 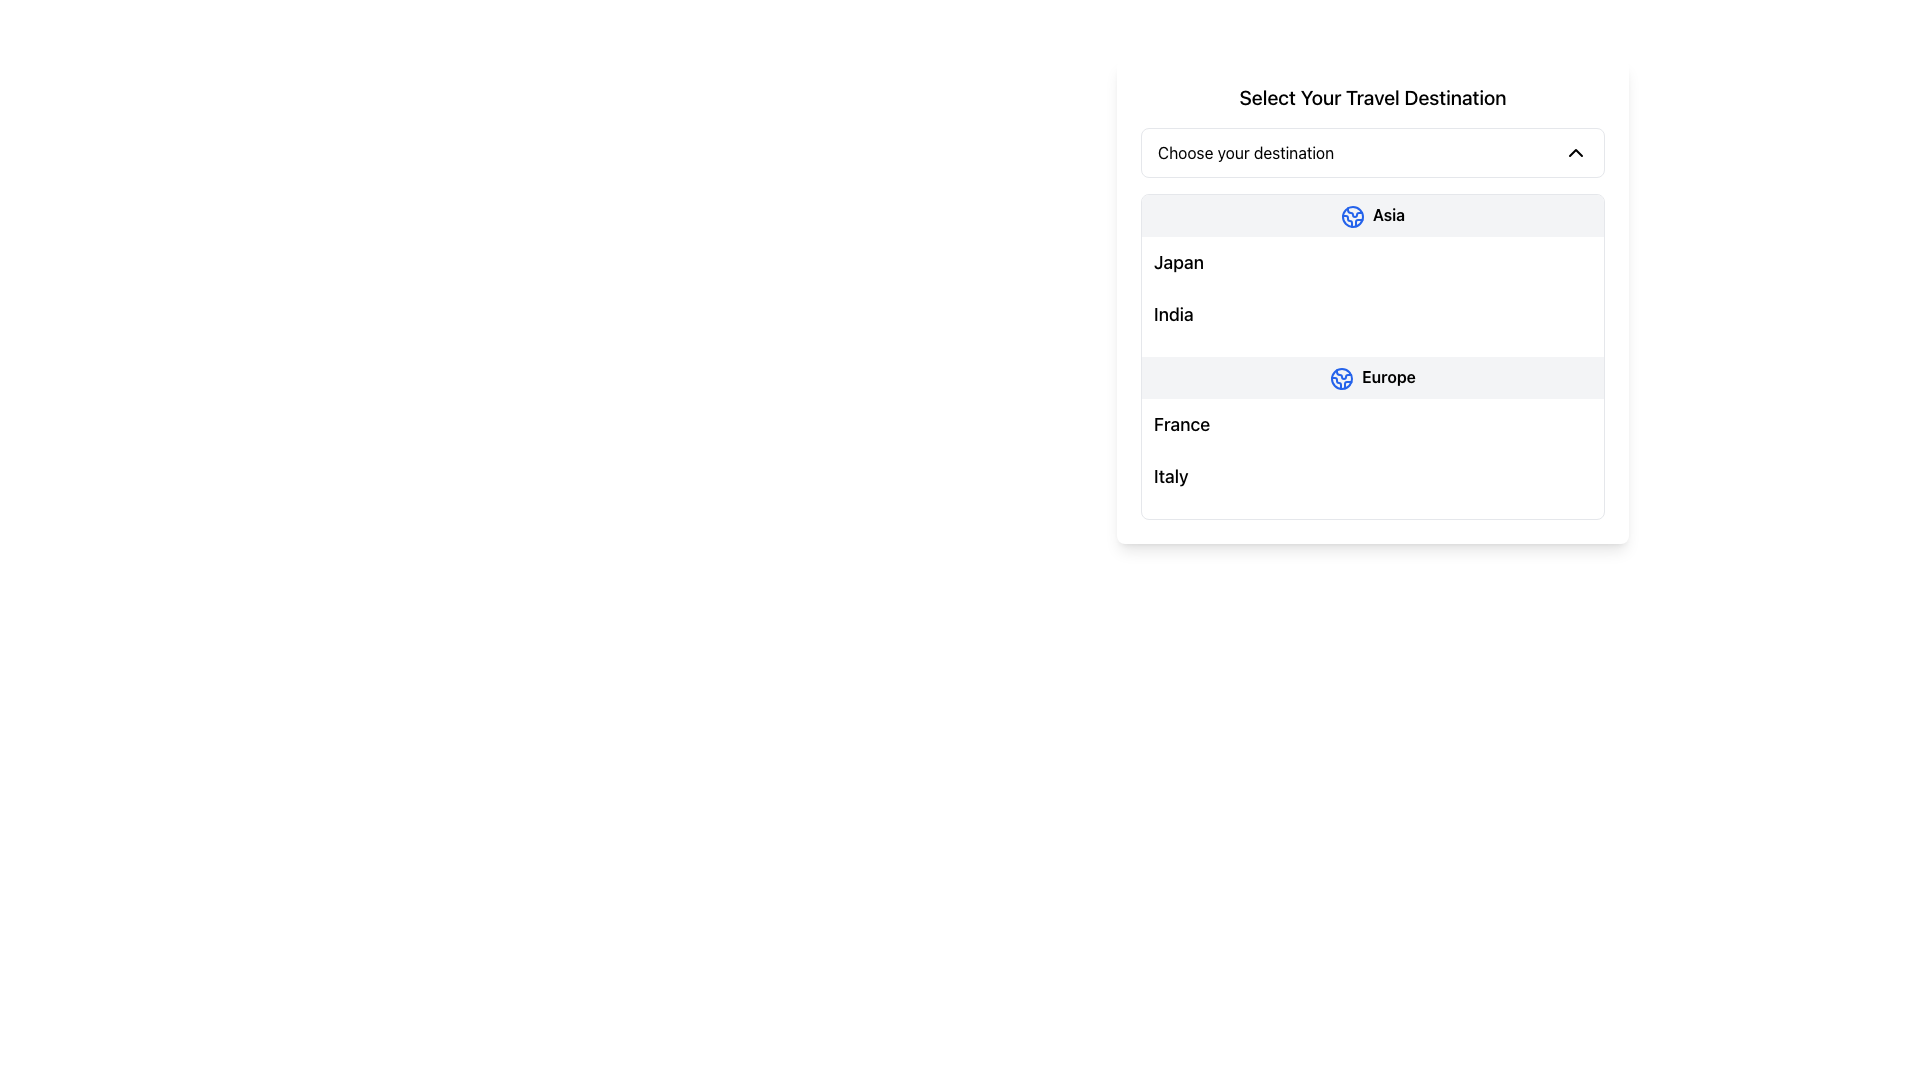 What do you see at coordinates (1371, 475) in the screenshot?
I see `the 'Italy' destination option in the travel selection interface, which is the second item in the 'Europe' section, positioned directly below 'France'` at bounding box center [1371, 475].